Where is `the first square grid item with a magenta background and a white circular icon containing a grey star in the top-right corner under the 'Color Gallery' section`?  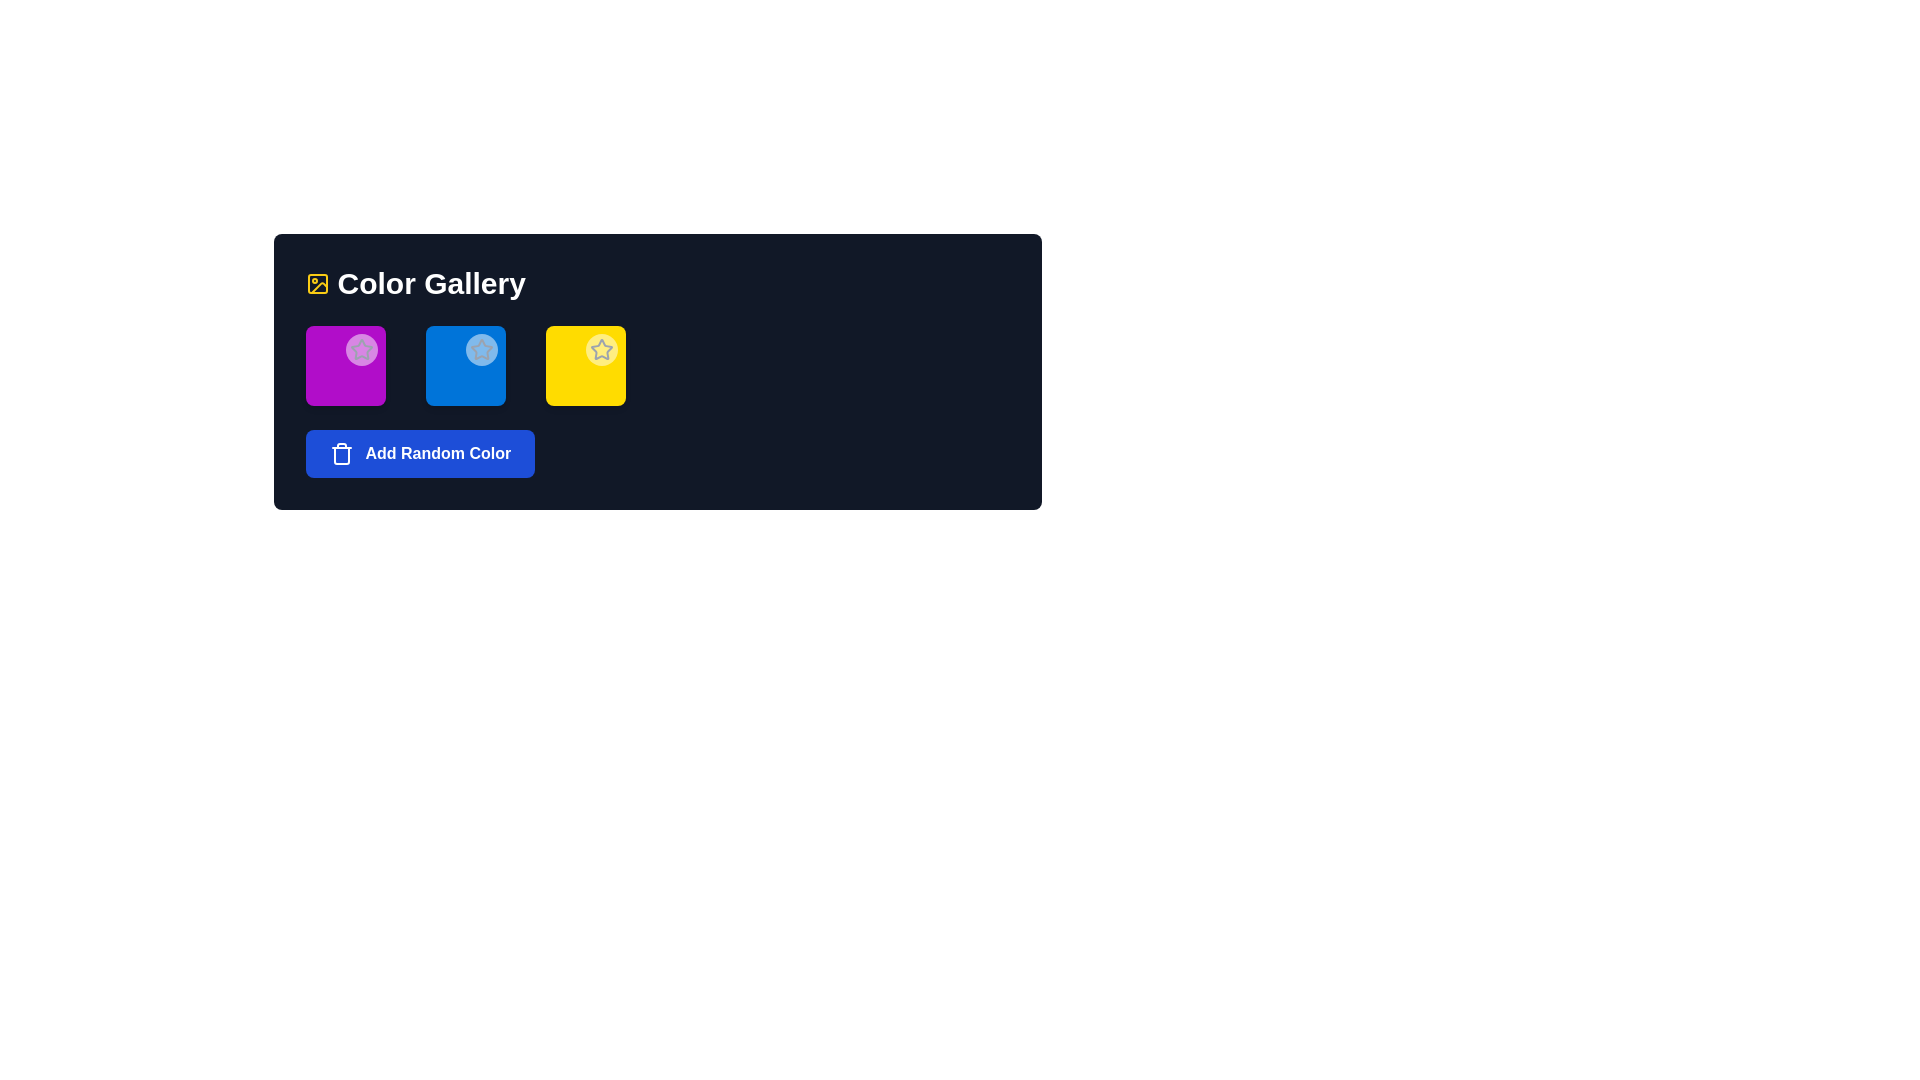 the first square grid item with a magenta background and a white circular icon containing a grey star in the top-right corner under the 'Color Gallery' section is located at coordinates (345, 366).